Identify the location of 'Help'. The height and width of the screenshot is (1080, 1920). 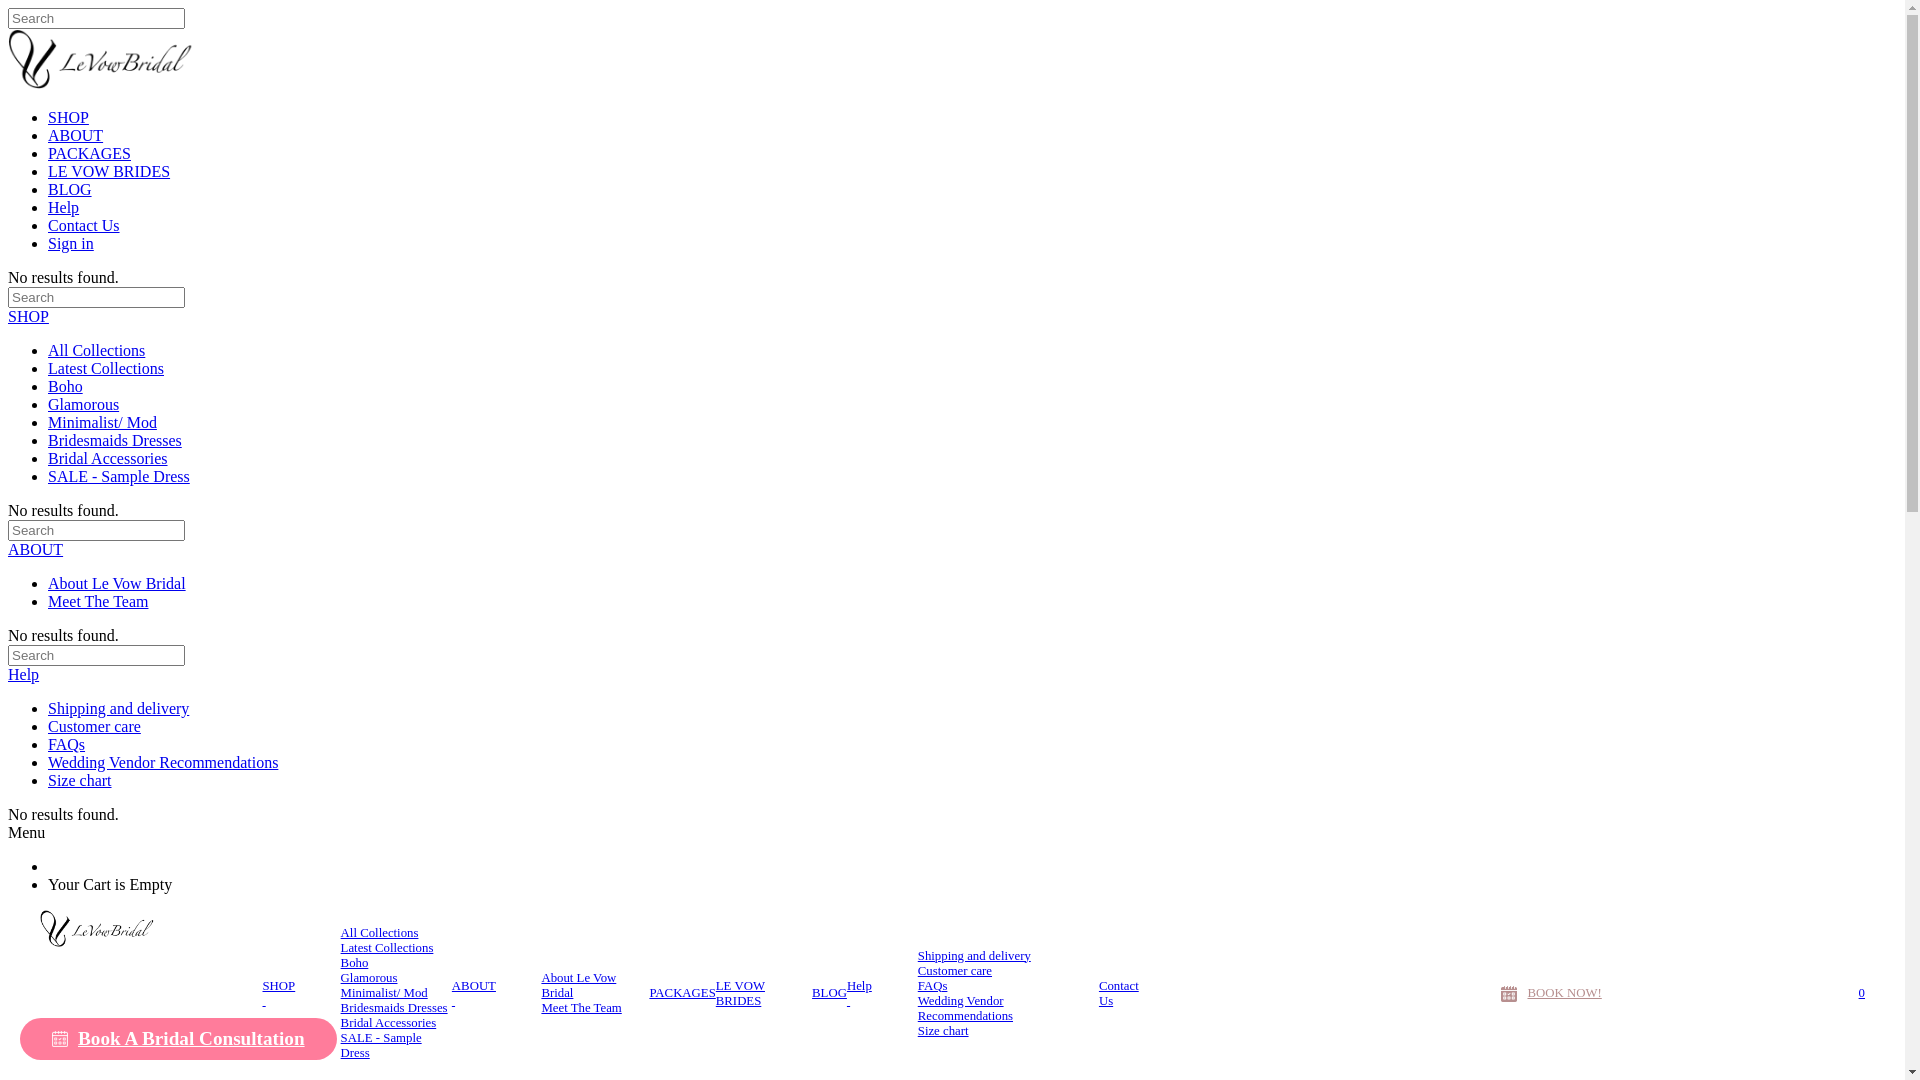
(23, 674).